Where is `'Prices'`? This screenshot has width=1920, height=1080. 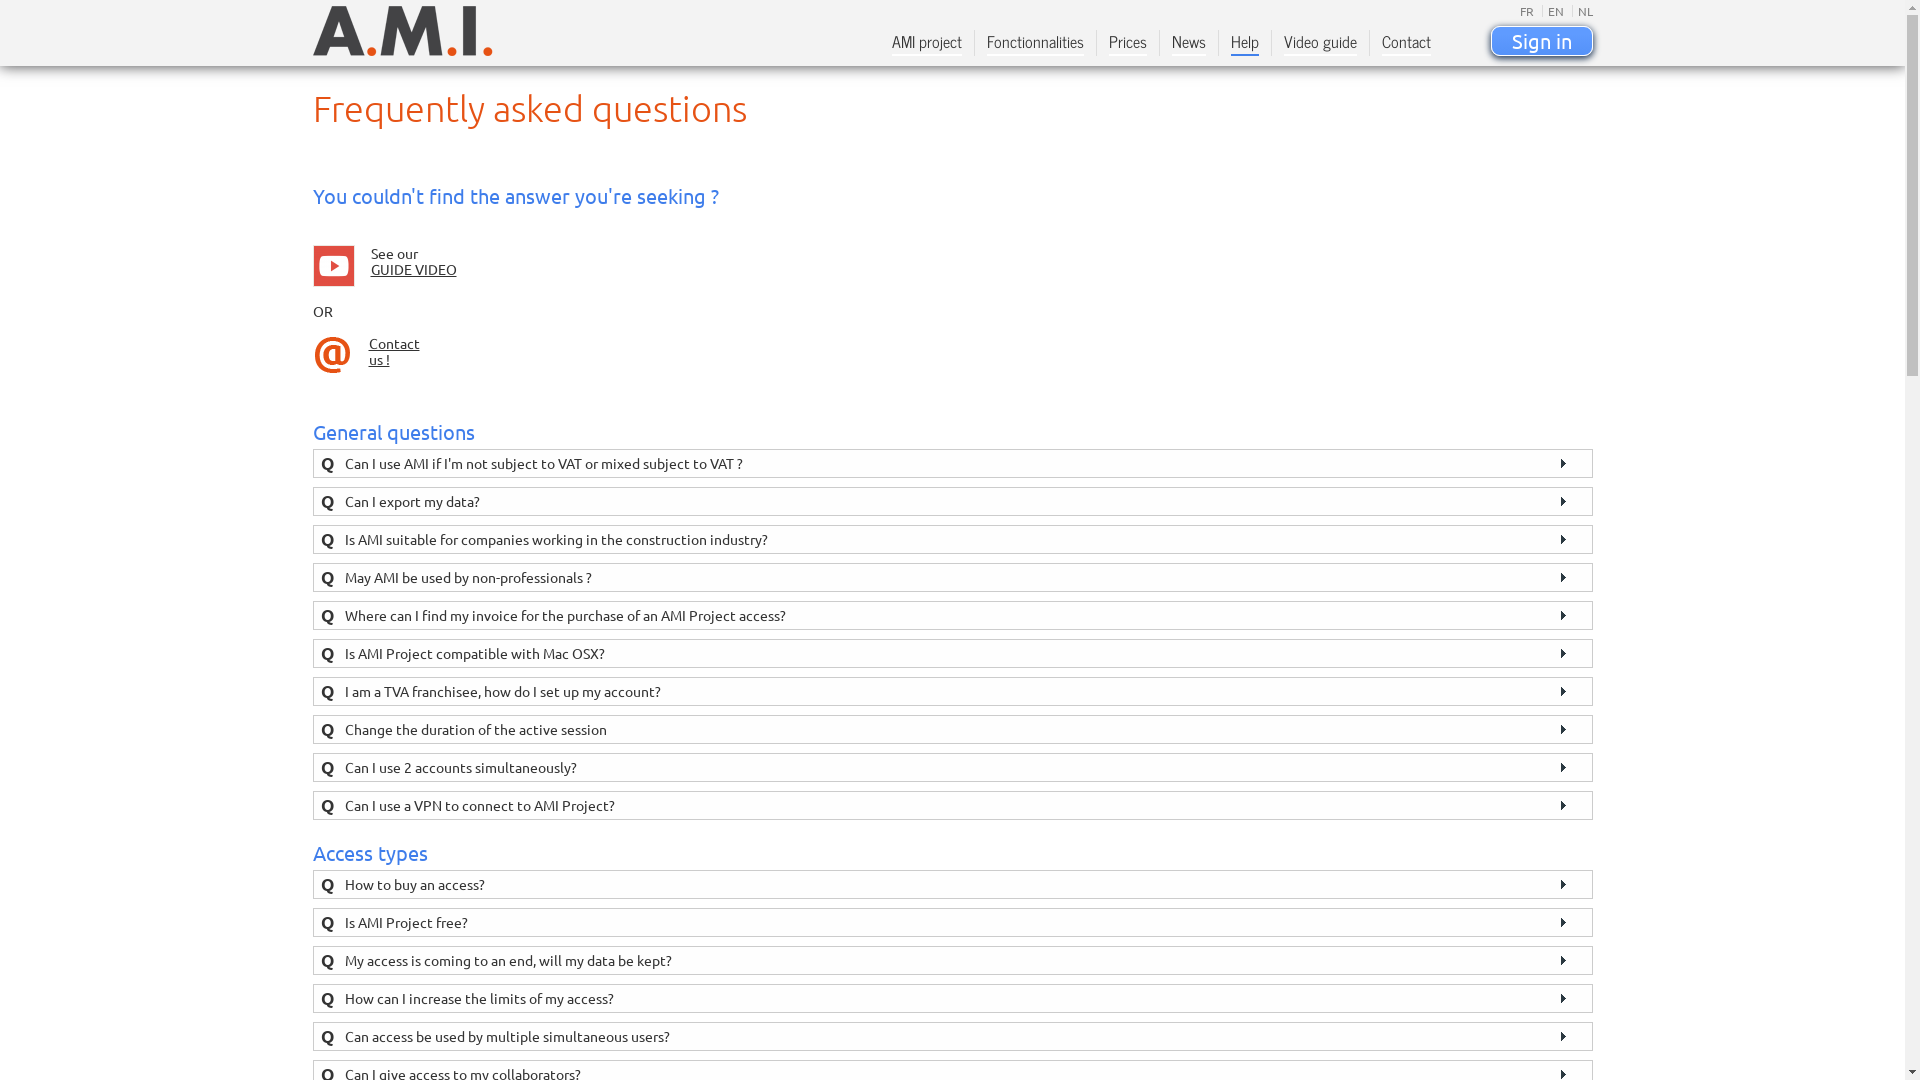
'Prices' is located at coordinates (1127, 44).